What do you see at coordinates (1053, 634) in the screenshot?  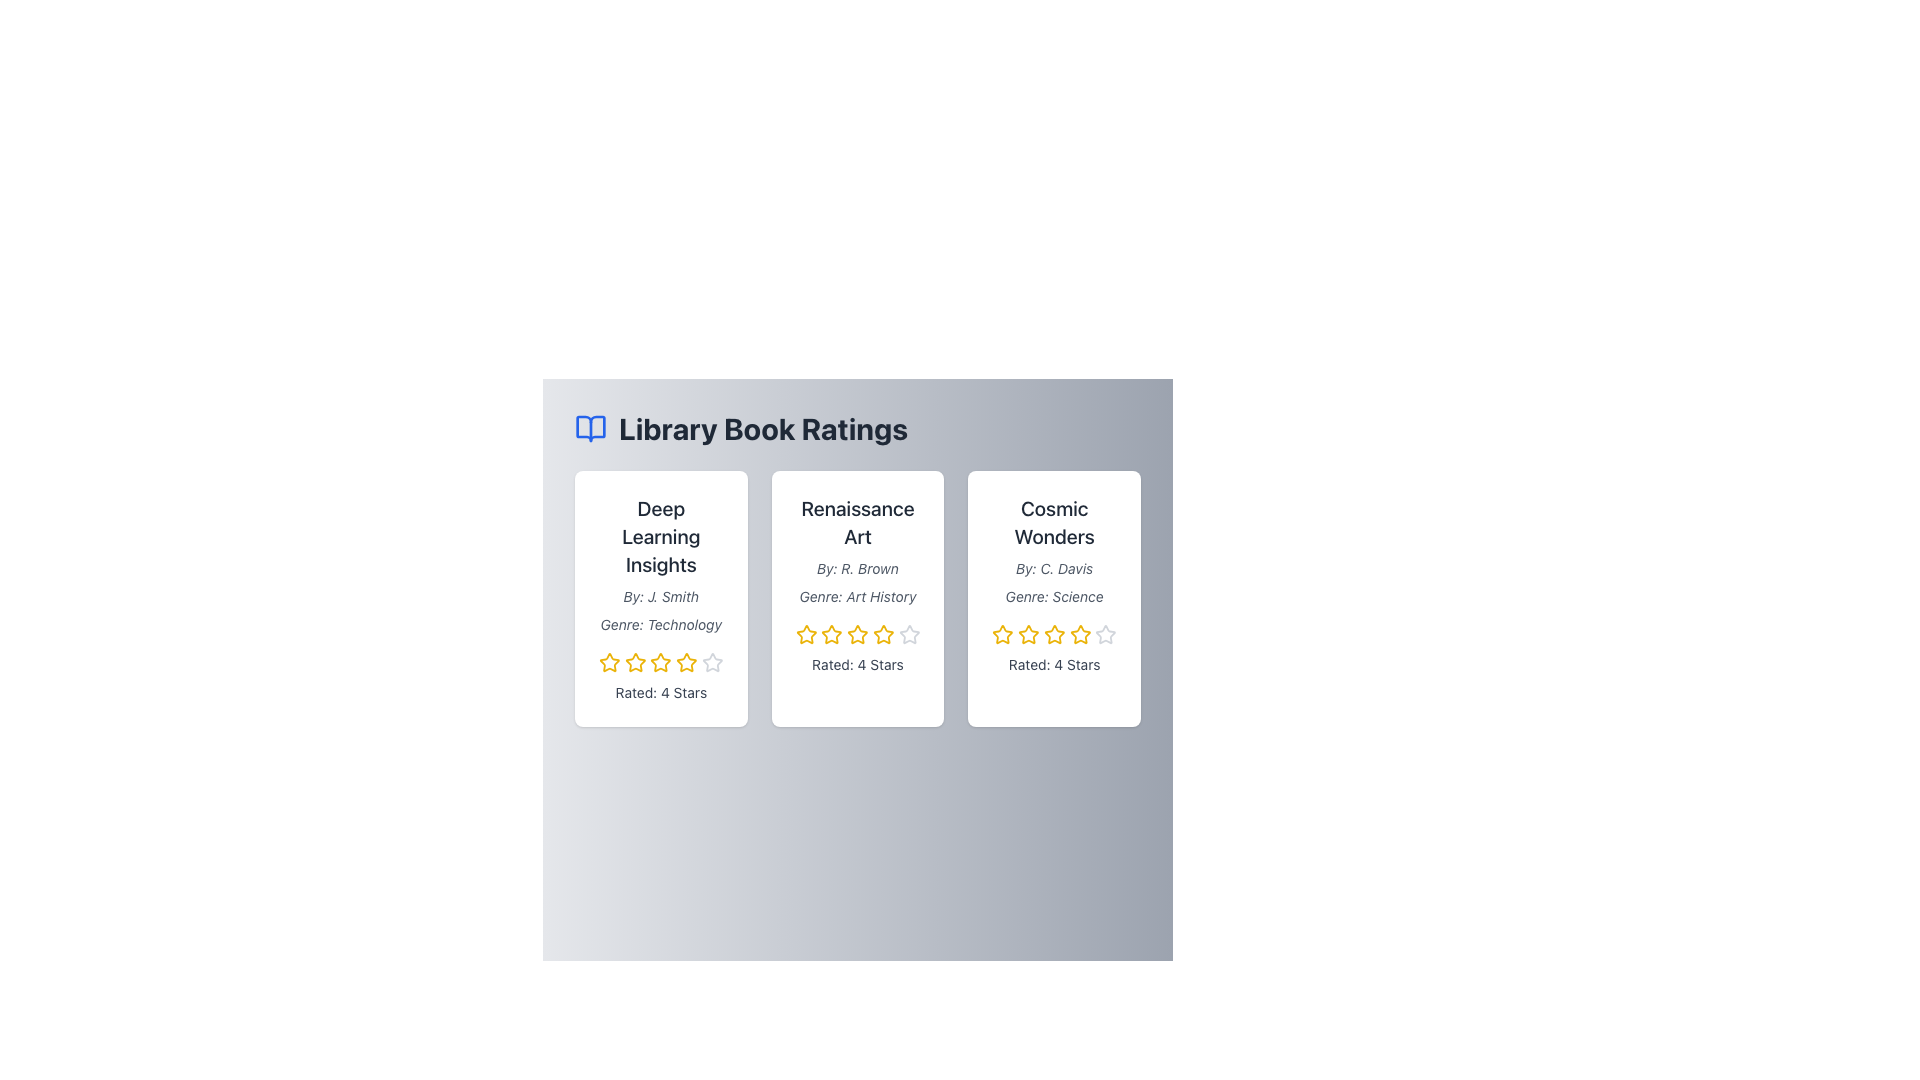 I see `the third star icon with a yellow outer border in the rating system for the 'Cosmic Wonders' item` at bounding box center [1053, 634].